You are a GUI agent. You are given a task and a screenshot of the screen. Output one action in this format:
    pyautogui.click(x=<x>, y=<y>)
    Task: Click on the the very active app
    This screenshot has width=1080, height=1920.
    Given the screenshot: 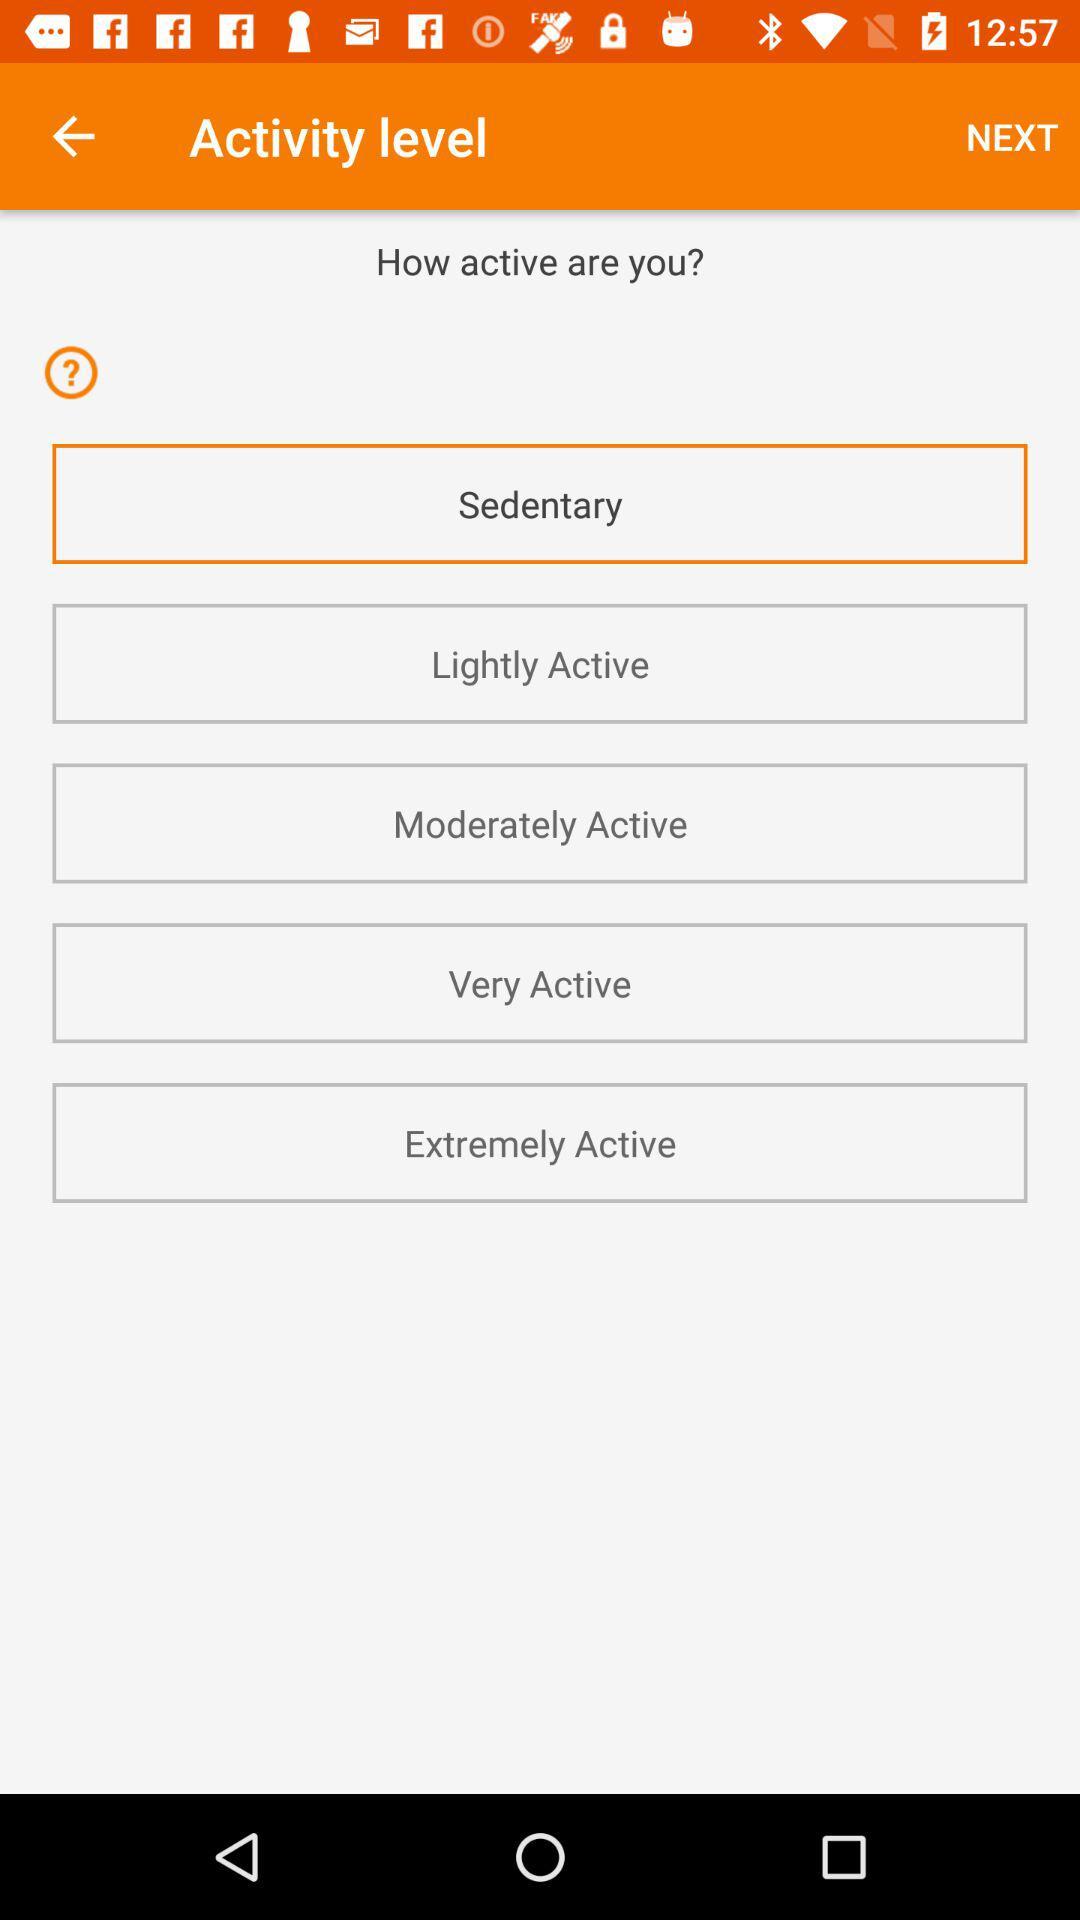 What is the action you would take?
    pyautogui.click(x=540, y=983)
    